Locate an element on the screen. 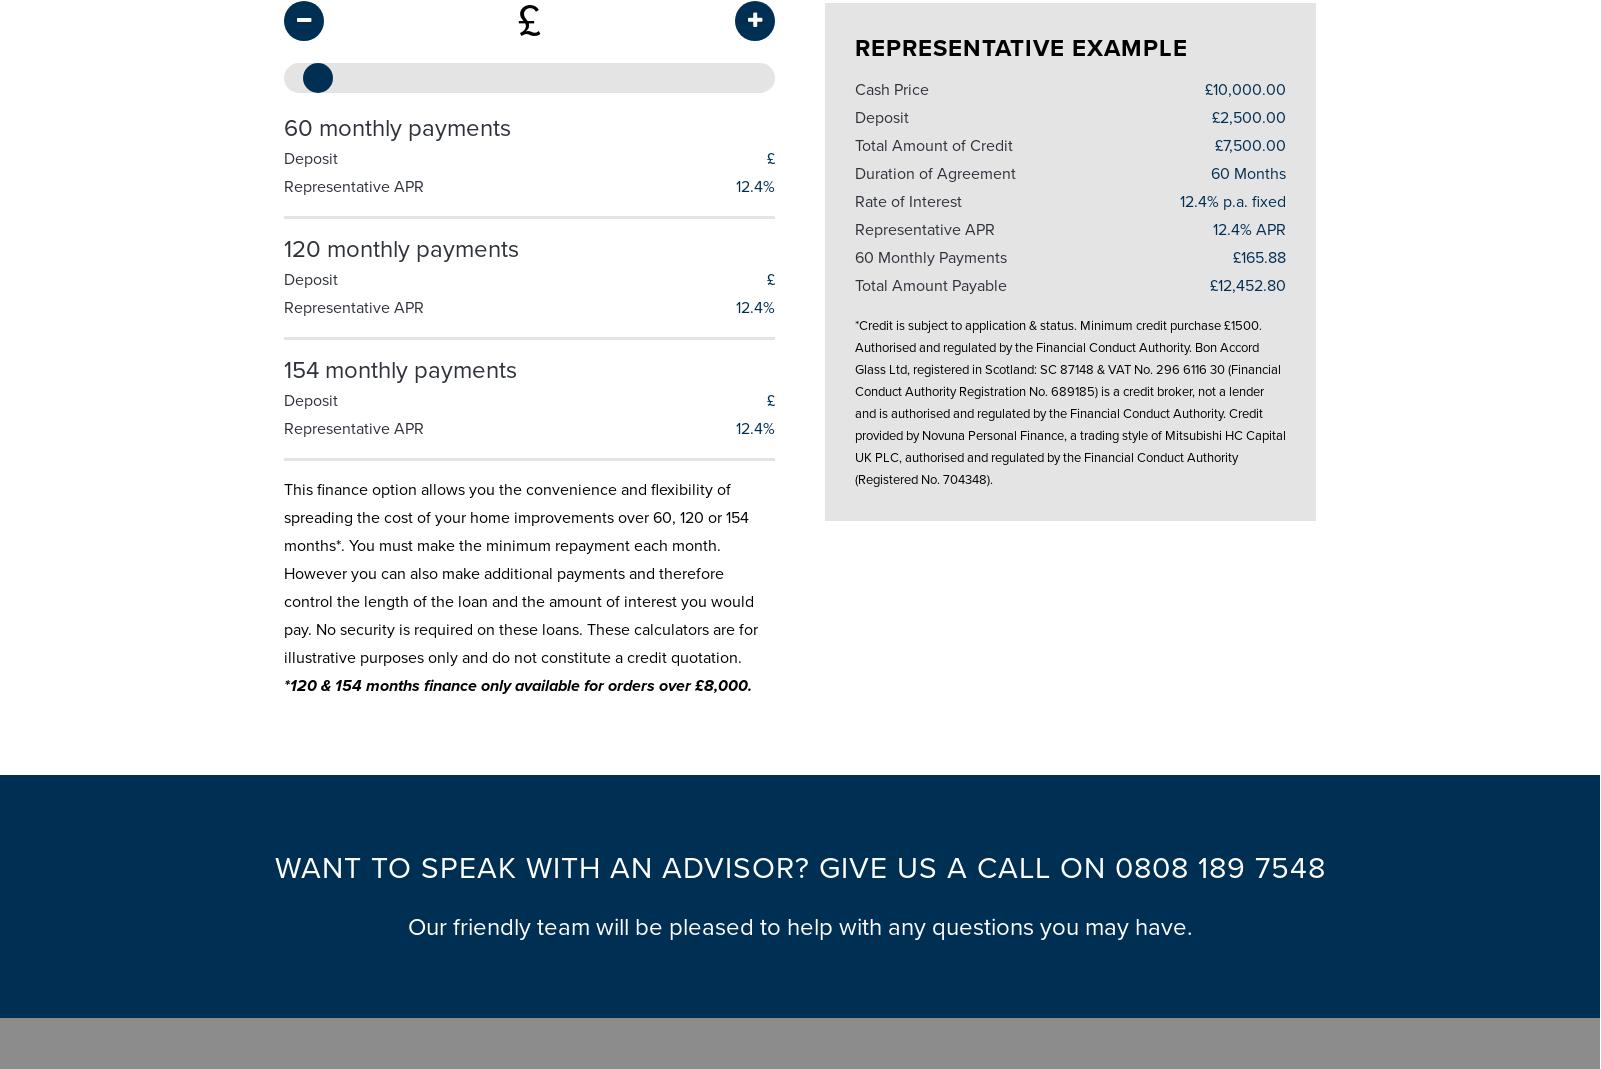 The height and width of the screenshot is (1069, 1601). '60 Monthly Payments' is located at coordinates (930, 247).